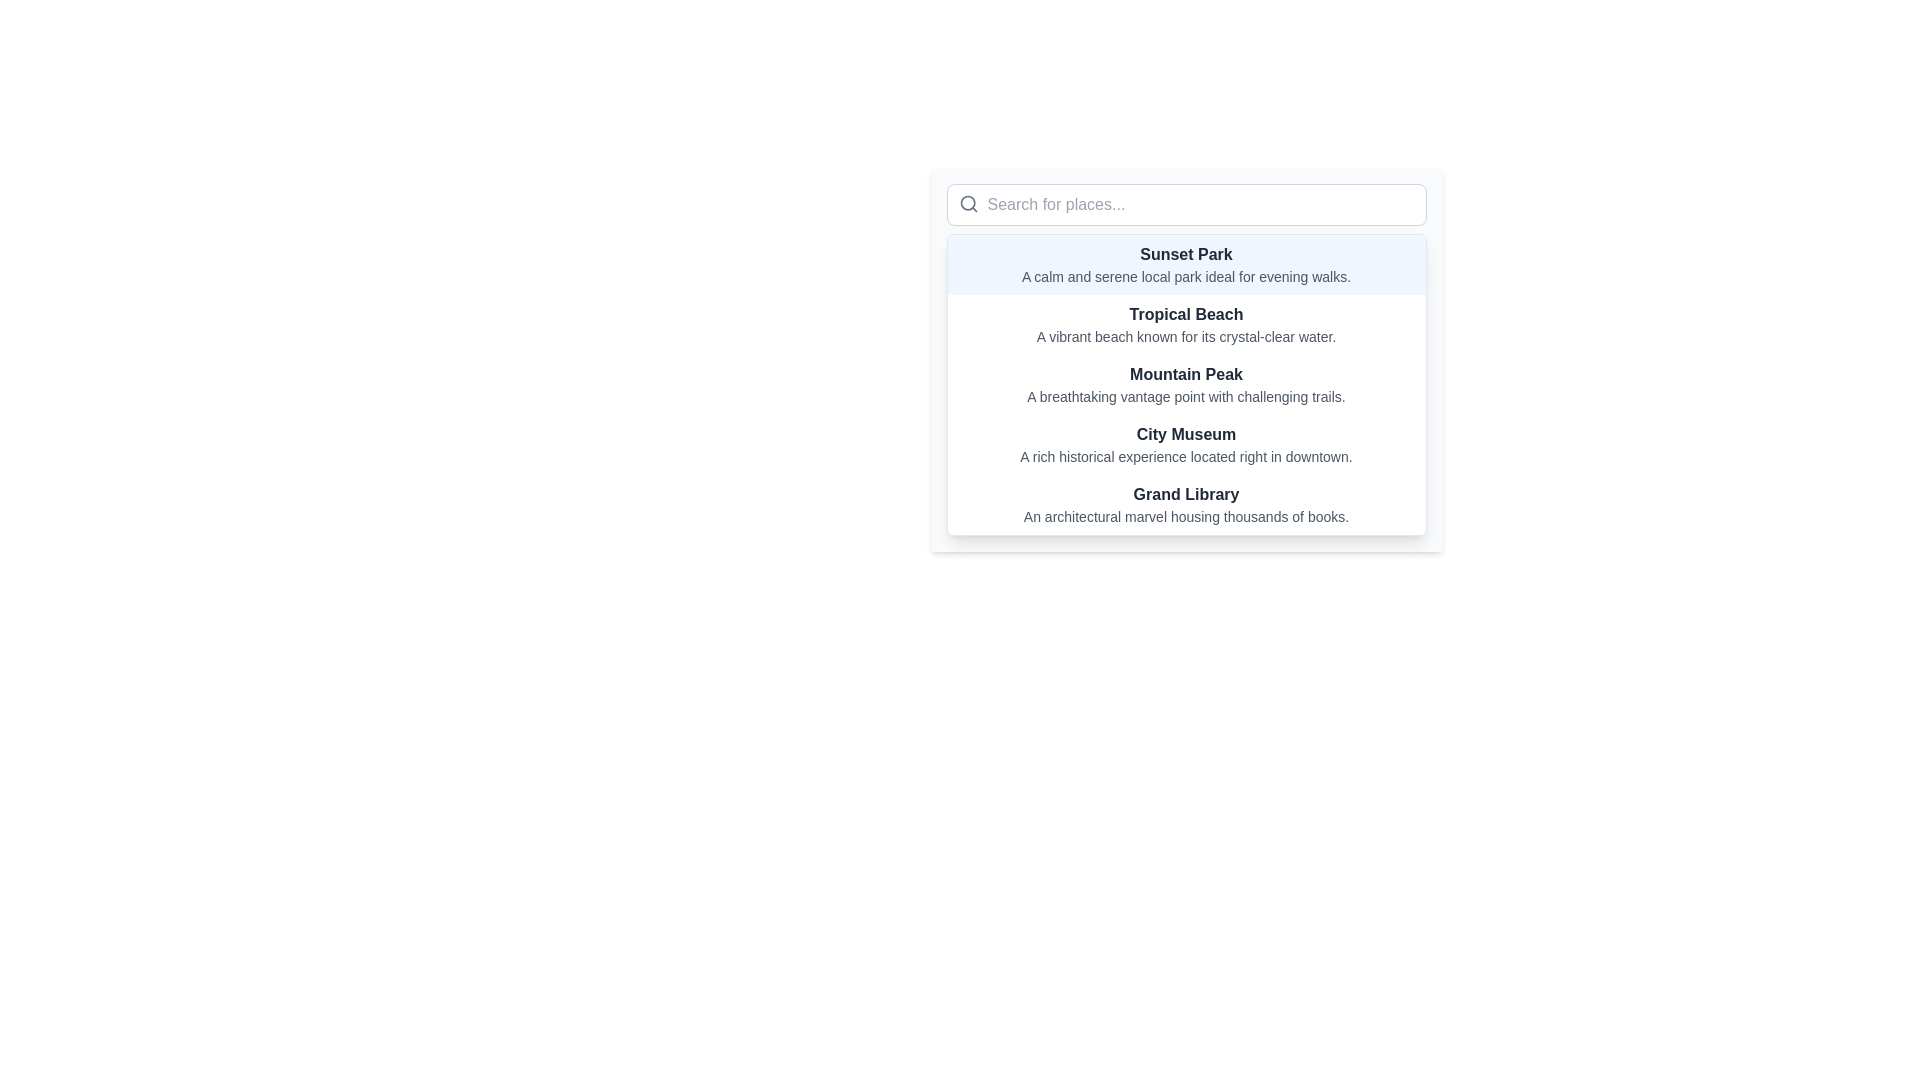 The image size is (1920, 1080). What do you see at coordinates (1186, 456) in the screenshot?
I see `the text element displaying the message 'A rich historical experience located right in downtown.' which appears as a description beneath the title 'City Museum'` at bounding box center [1186, 456].